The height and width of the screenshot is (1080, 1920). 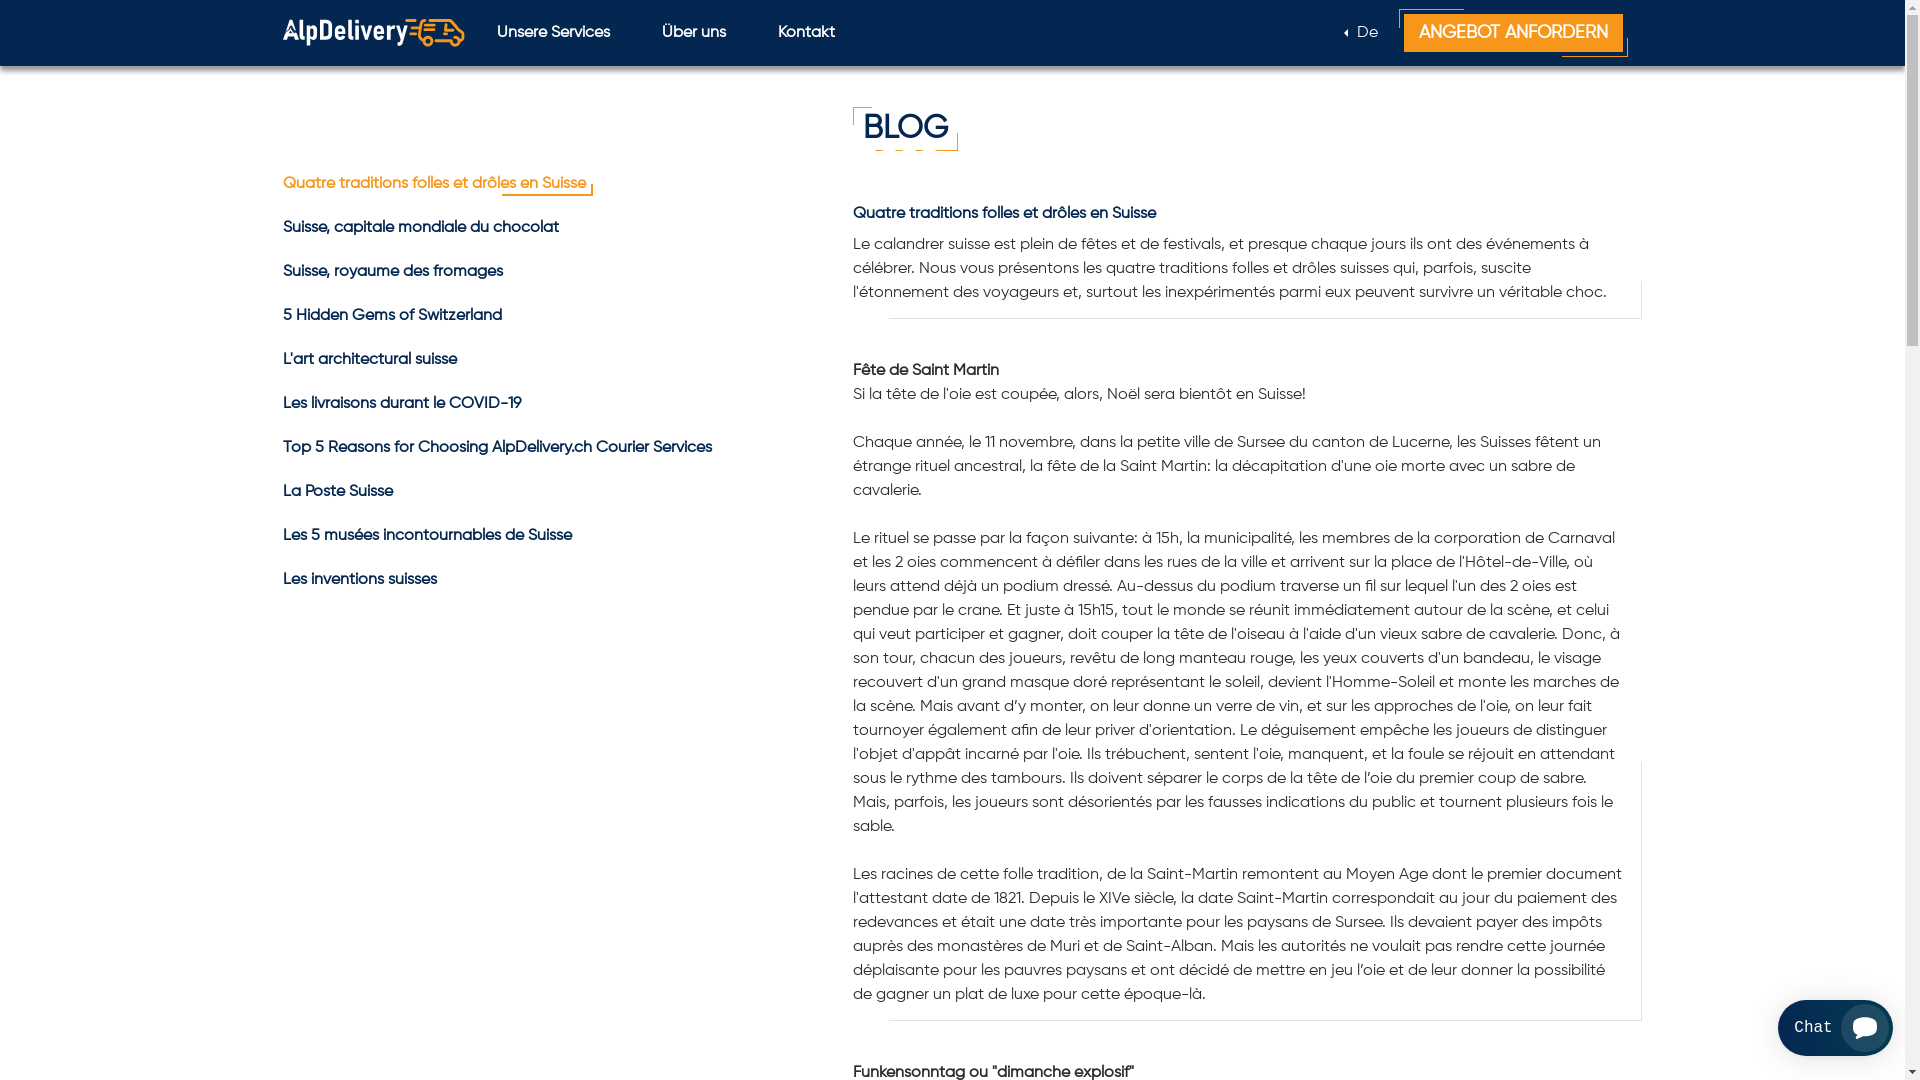 I want to click on '5 Hidden Gems of Switzerland', so click(x=281, y=315).